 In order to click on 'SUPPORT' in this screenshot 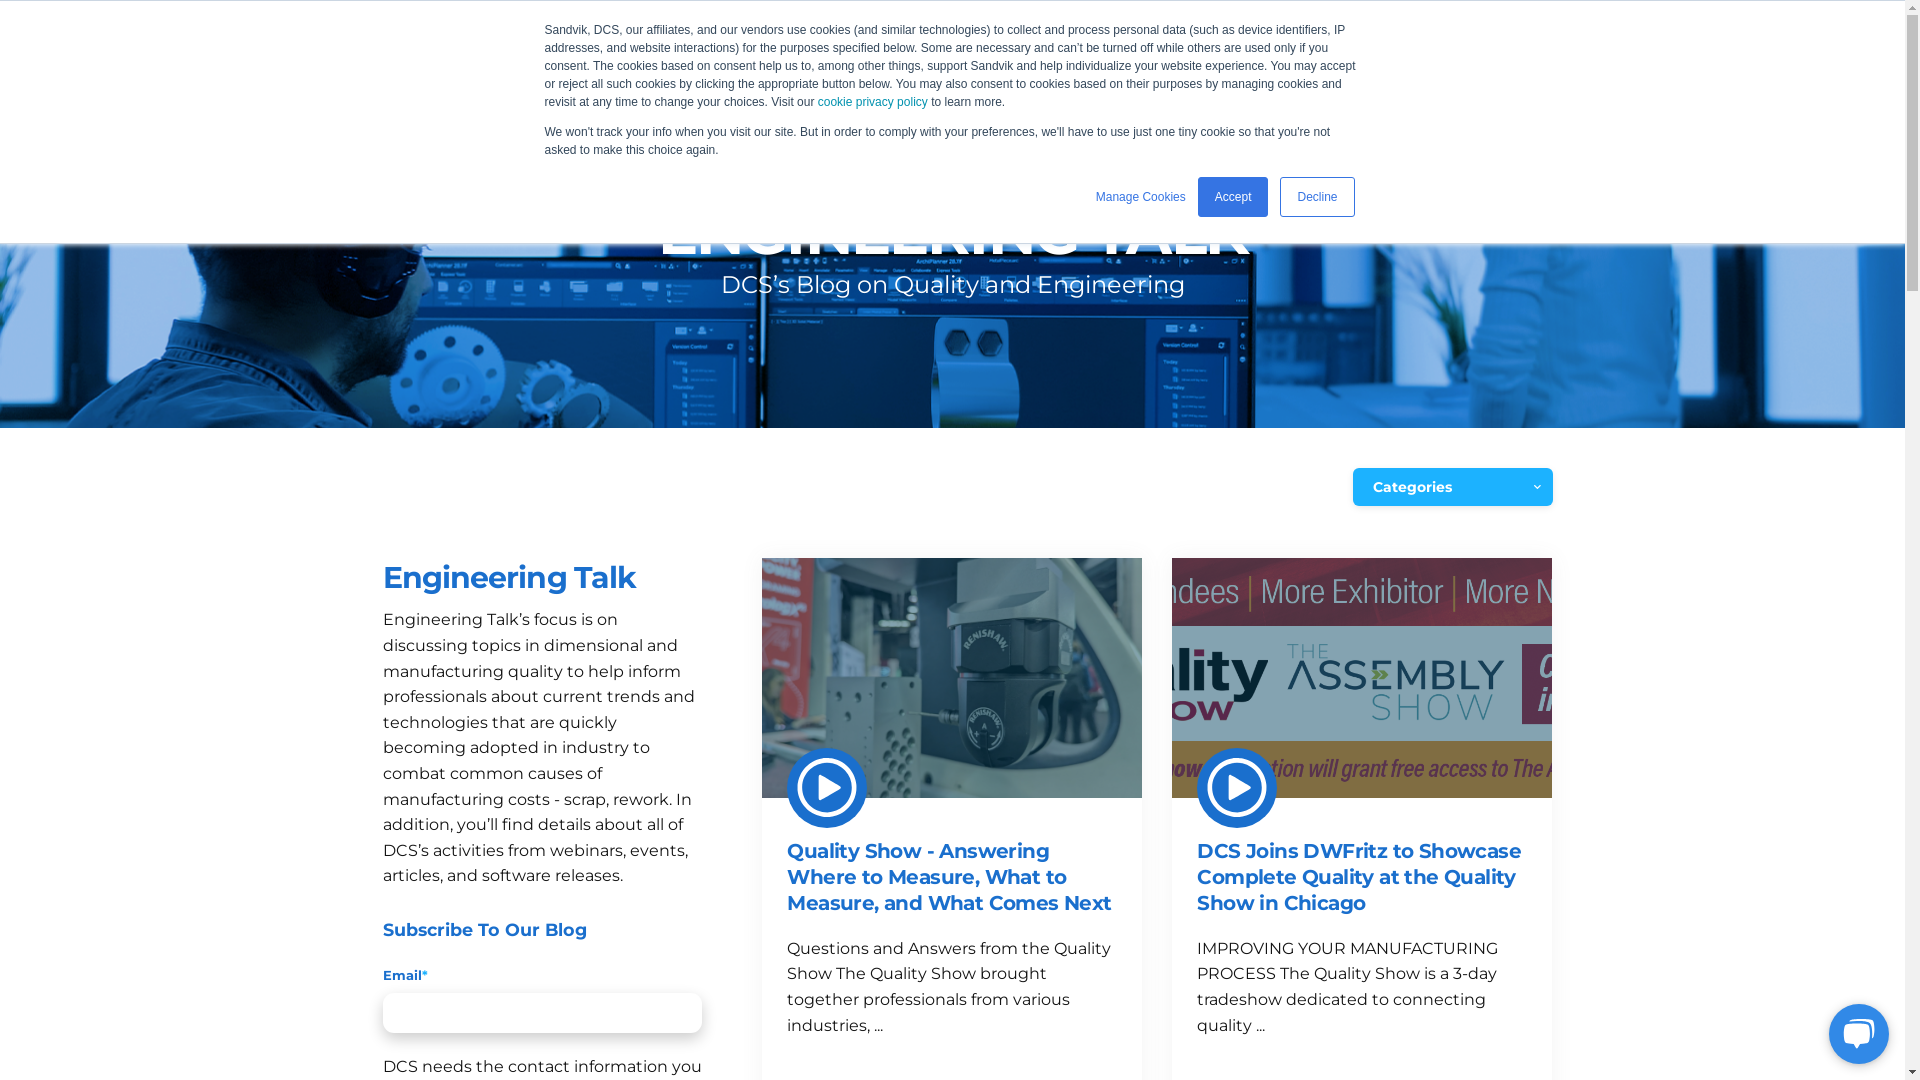, I will do `click(1090, 19)`.